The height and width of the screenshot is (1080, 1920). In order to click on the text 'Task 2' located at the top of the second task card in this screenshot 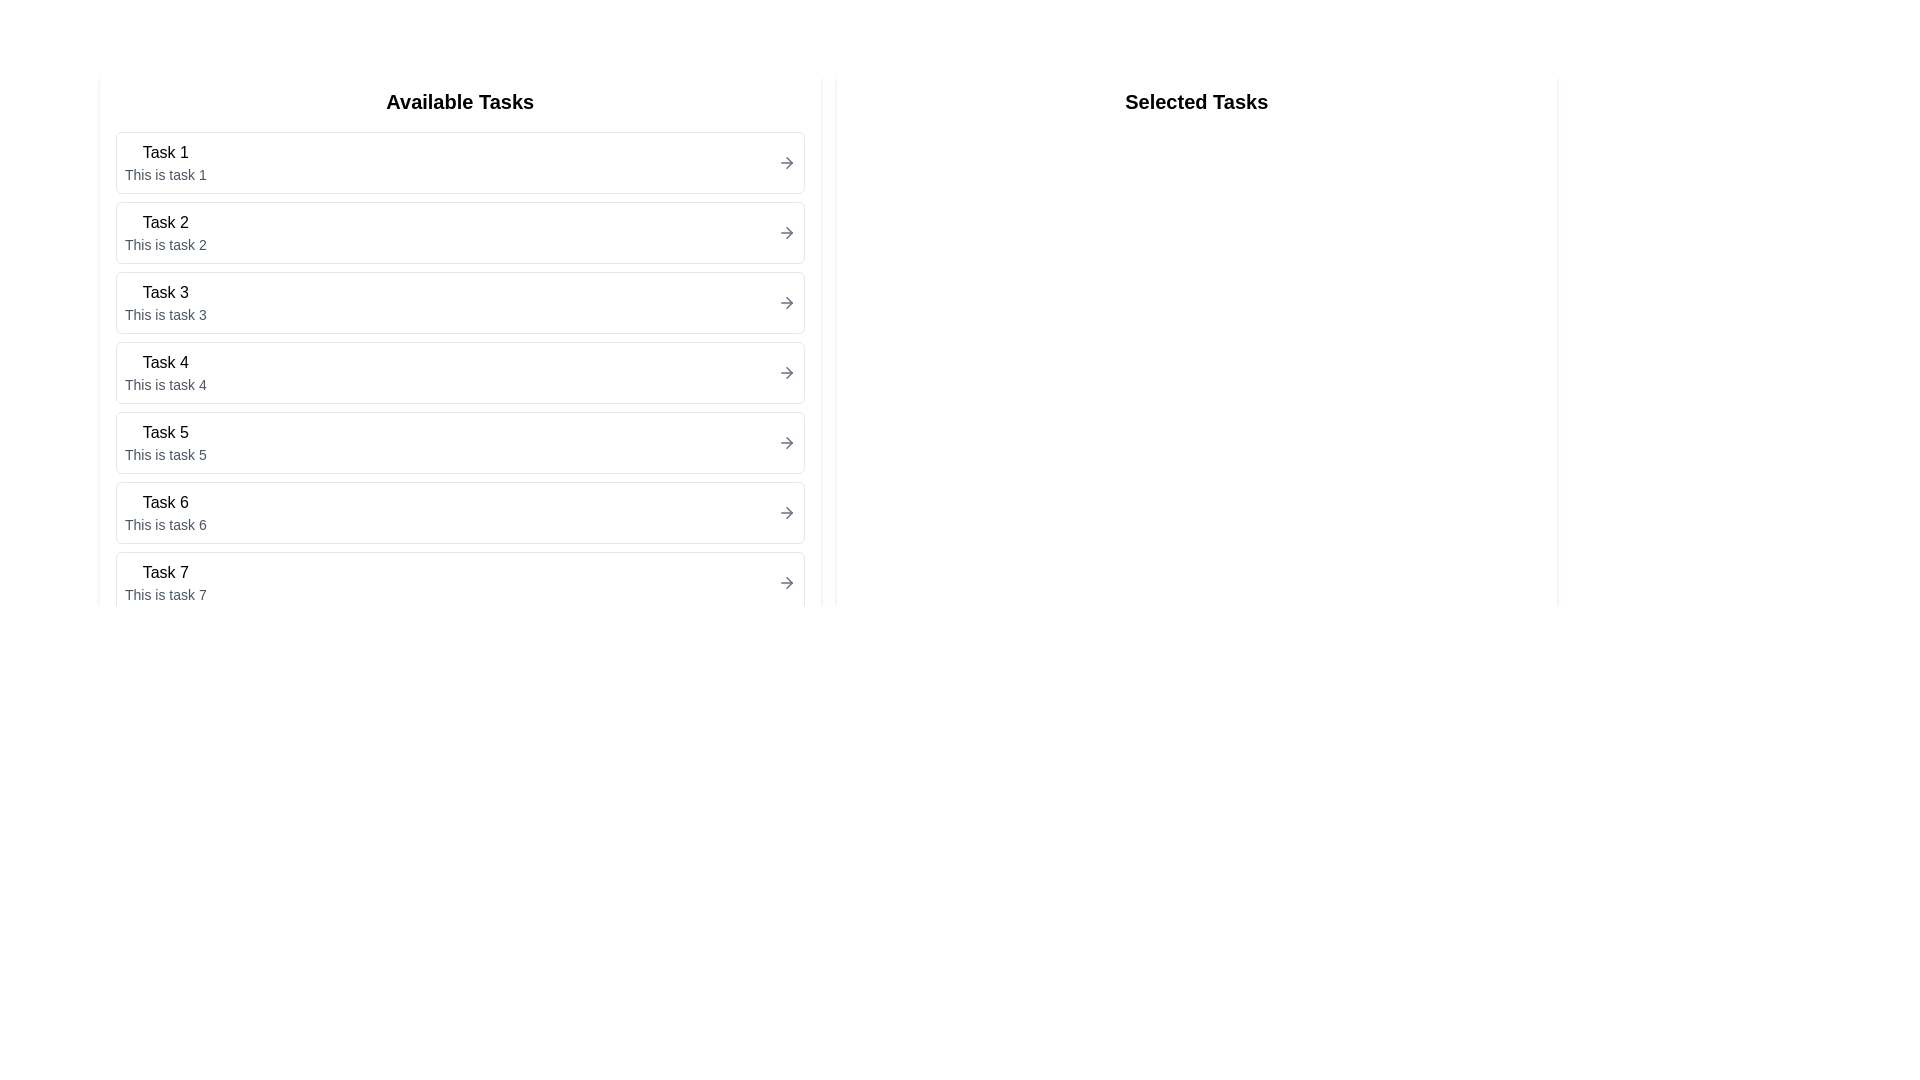, I will do `click(165, 223)`.